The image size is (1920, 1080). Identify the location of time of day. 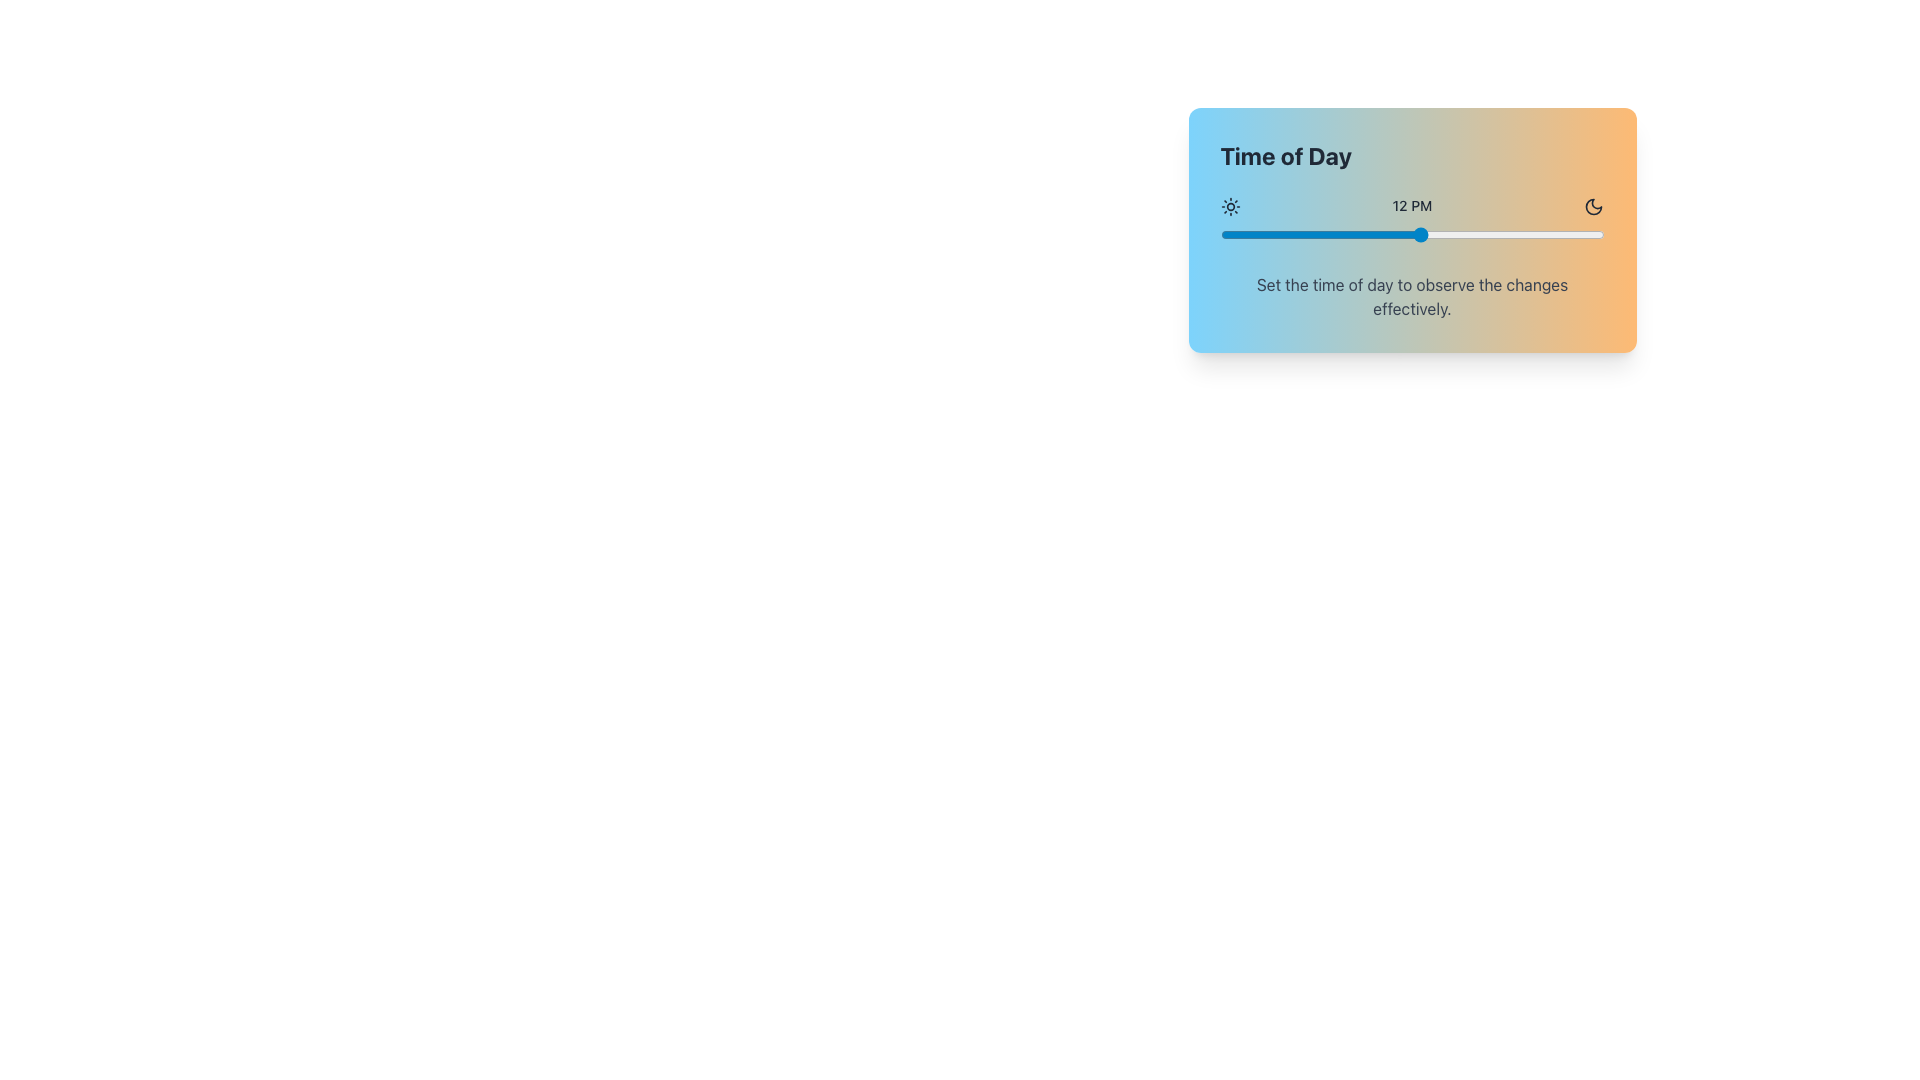
(1520, 234).